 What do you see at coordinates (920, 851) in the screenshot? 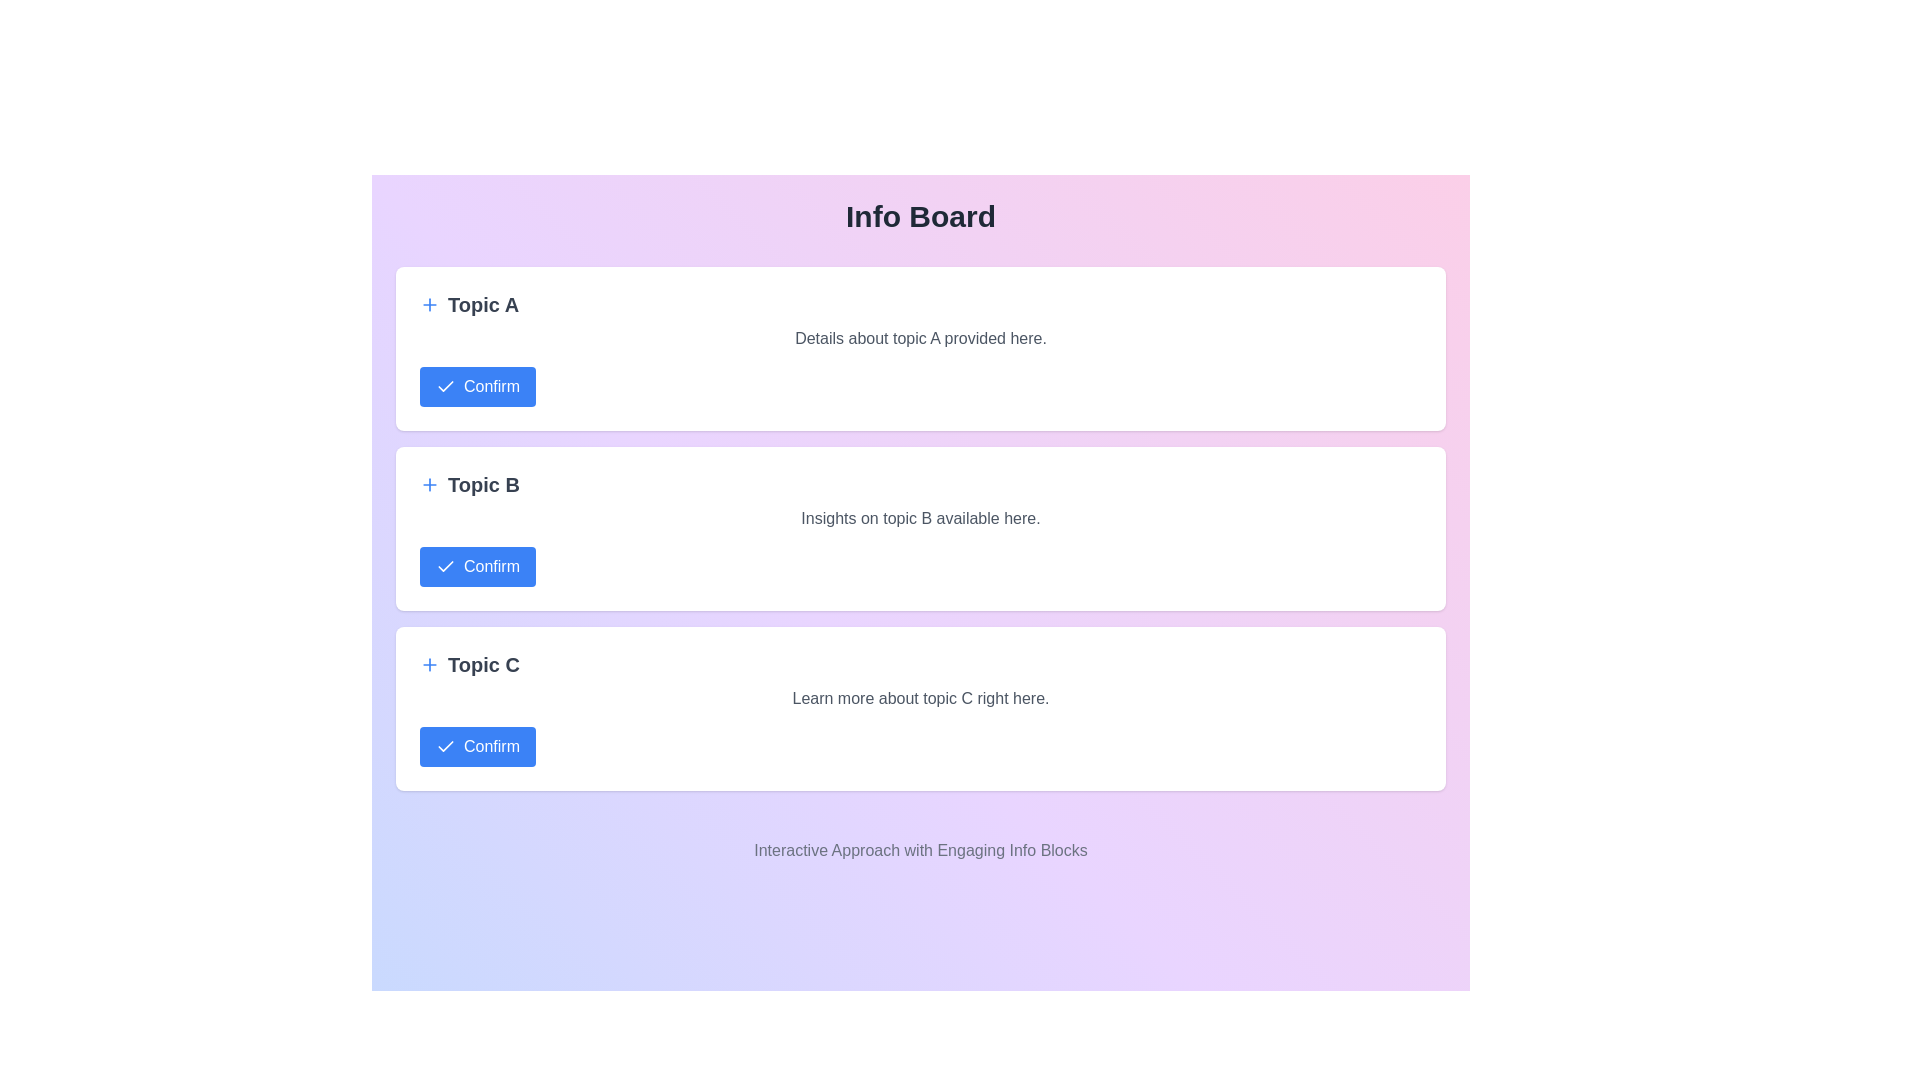
I see `the text label reading 'Interactive Approach with Engaging Info Blocks', which is styled with a subtle font color and located at the bottom of the display within a gradient-styled section` at bounding box center [920, 851].